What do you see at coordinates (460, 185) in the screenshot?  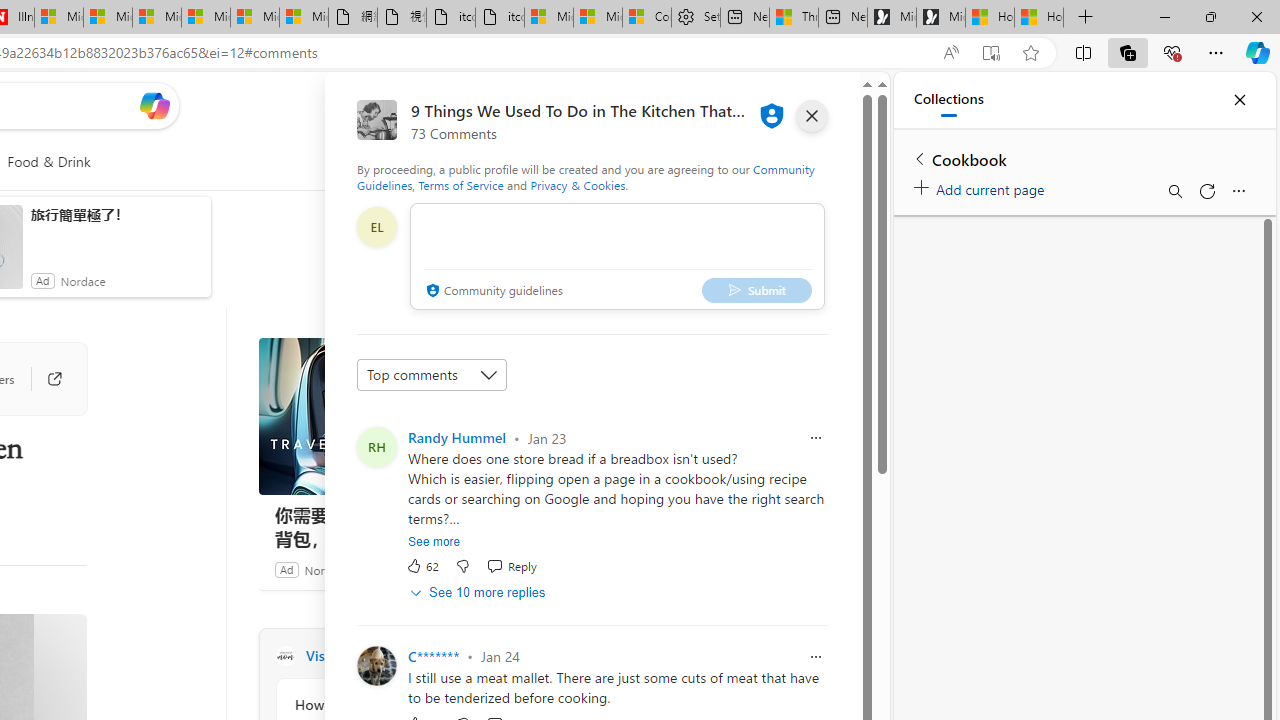 I see `'Terms of Service'` at bounding box center [460, 185].